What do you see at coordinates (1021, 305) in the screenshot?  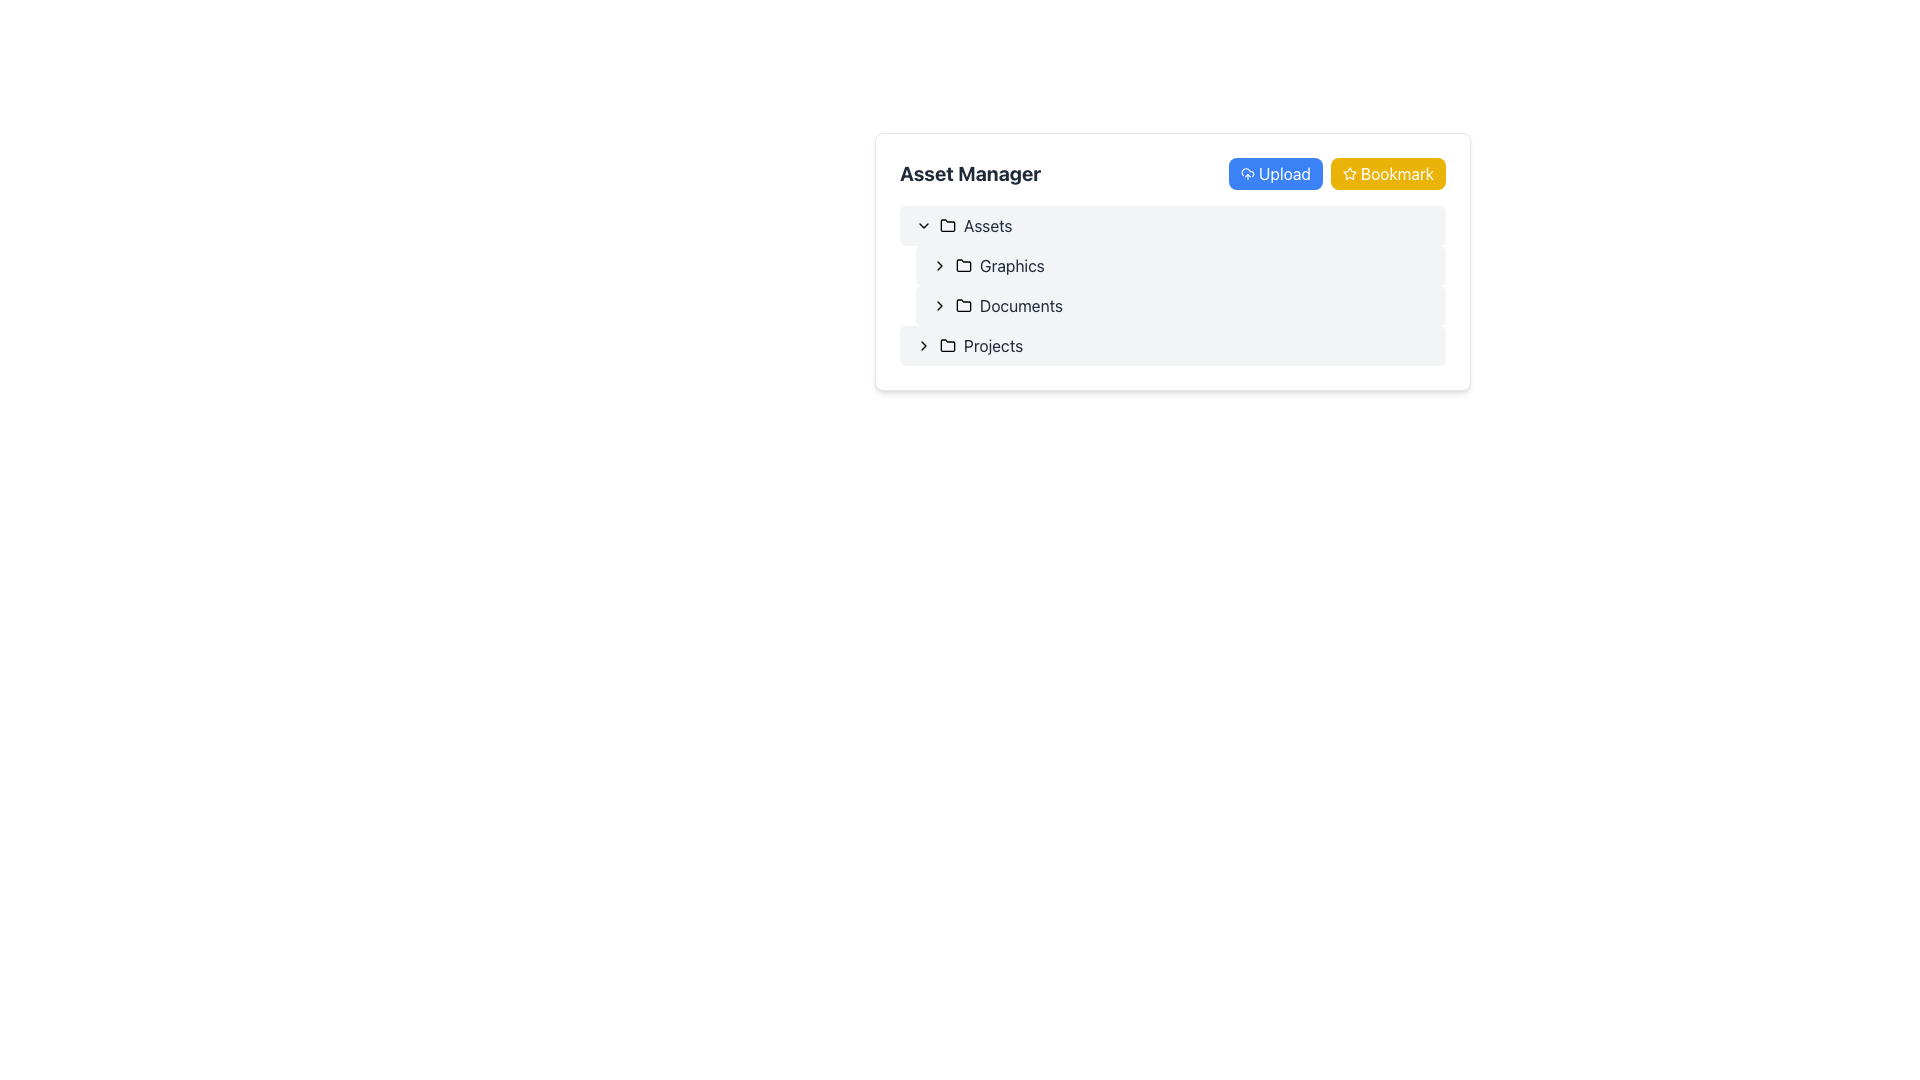 I see `the 'Documents' text label, which is displayed in a medium gray sans-serif typeface and is the third list item under the 'Assets' group in the sidebar menu` at bounding box center [1021, 305].